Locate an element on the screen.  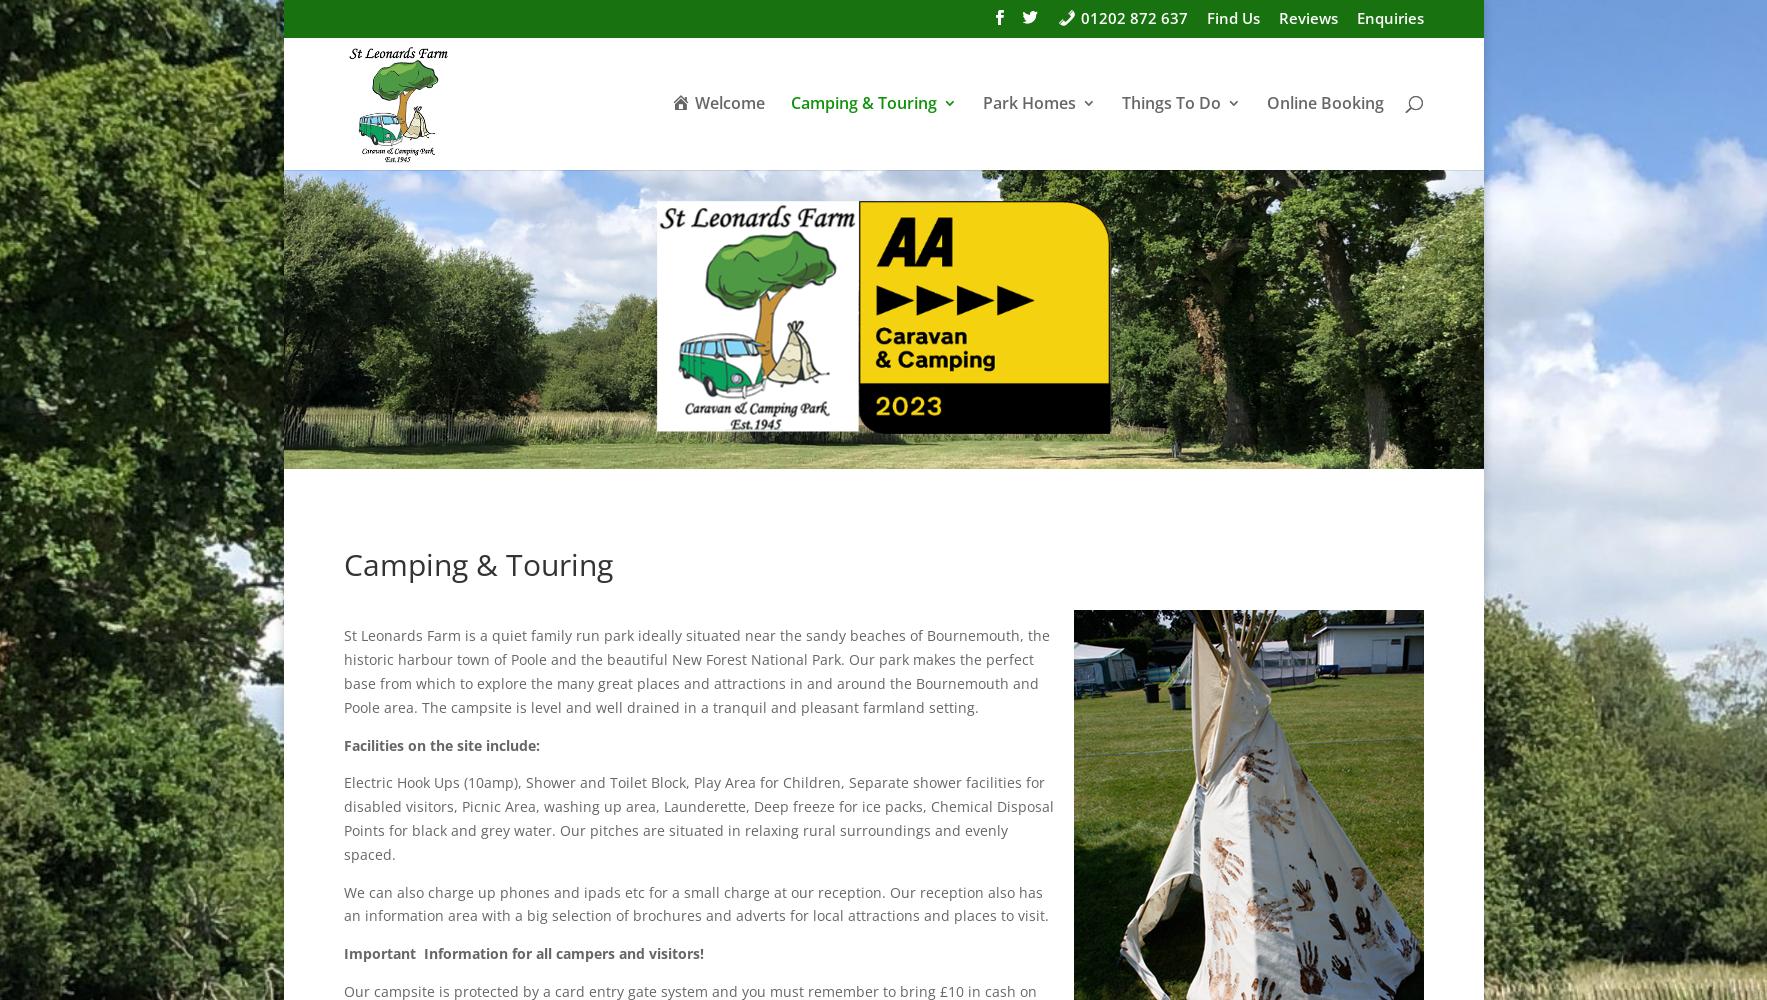
'Park Homes' is located at coordinates (1028, 102).